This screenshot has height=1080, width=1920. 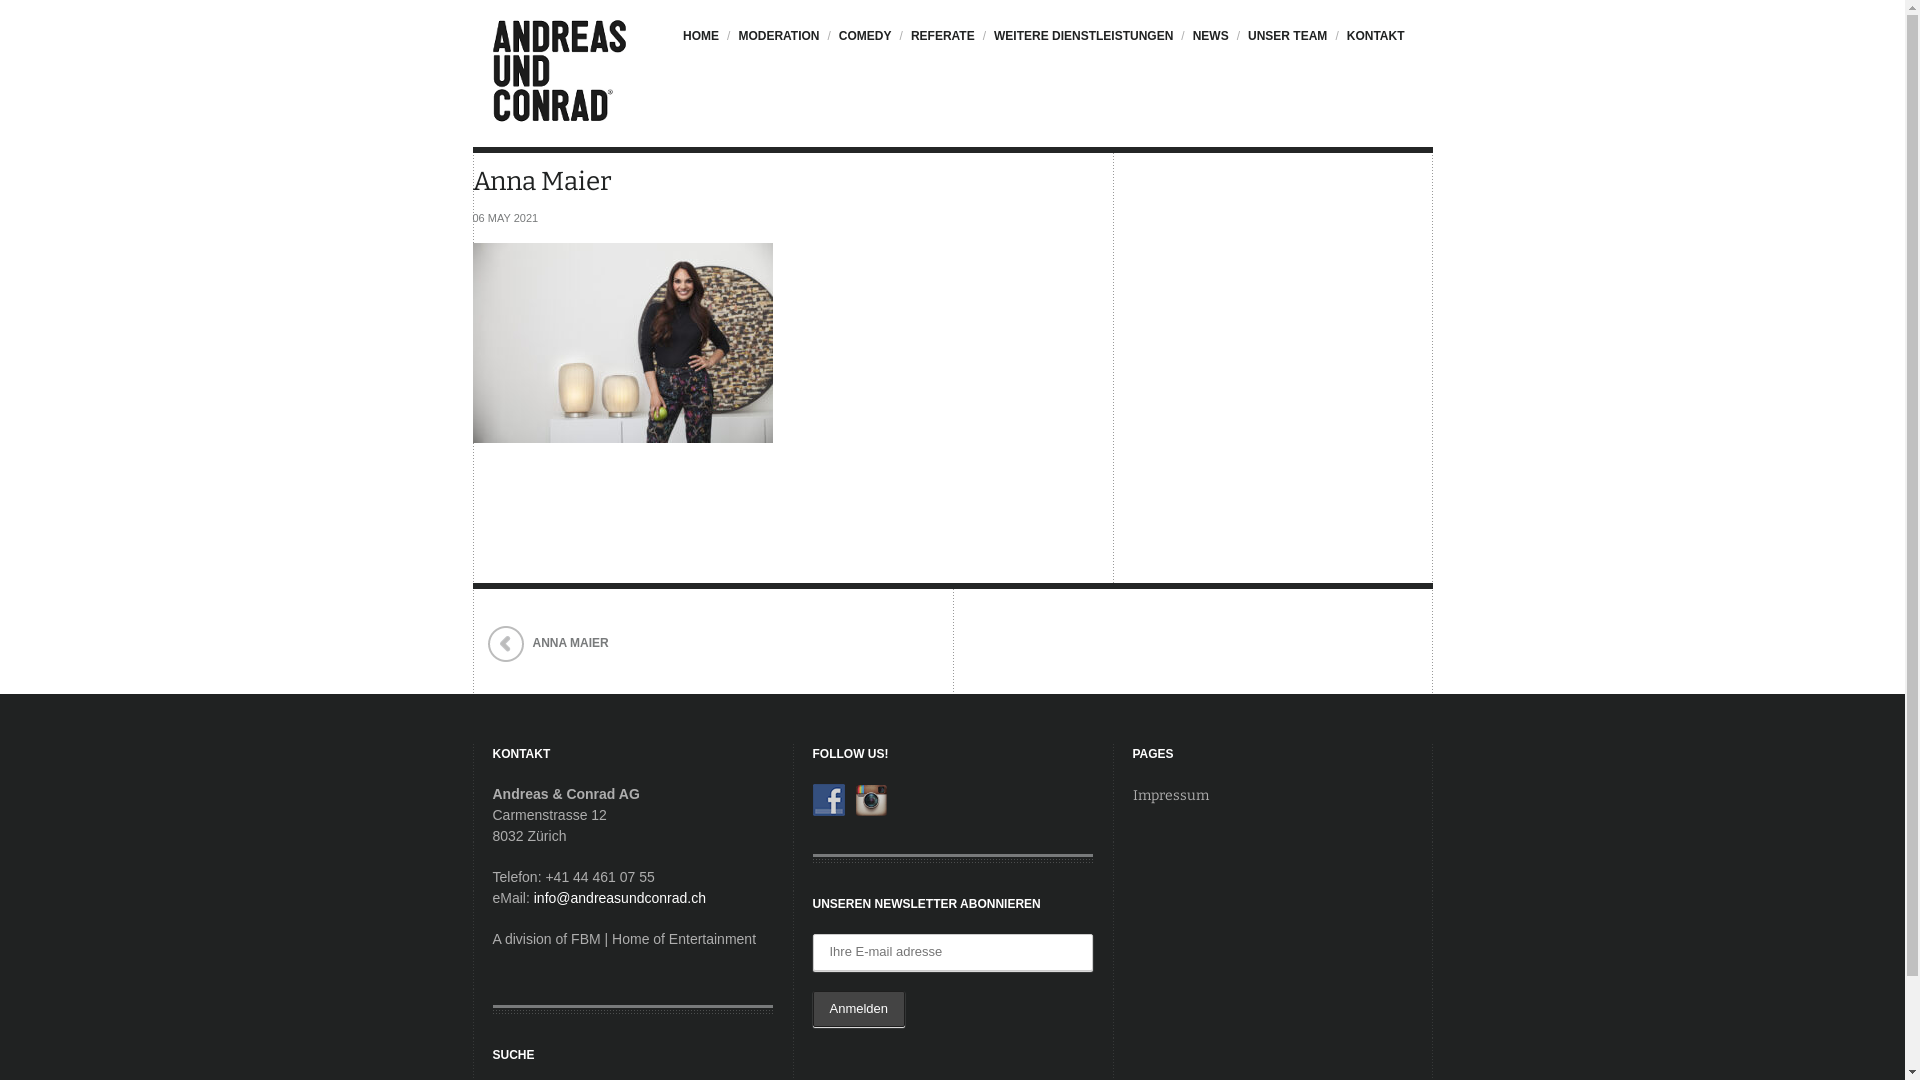 I want to click on 'NEWS', so click(x=1207, y=45).